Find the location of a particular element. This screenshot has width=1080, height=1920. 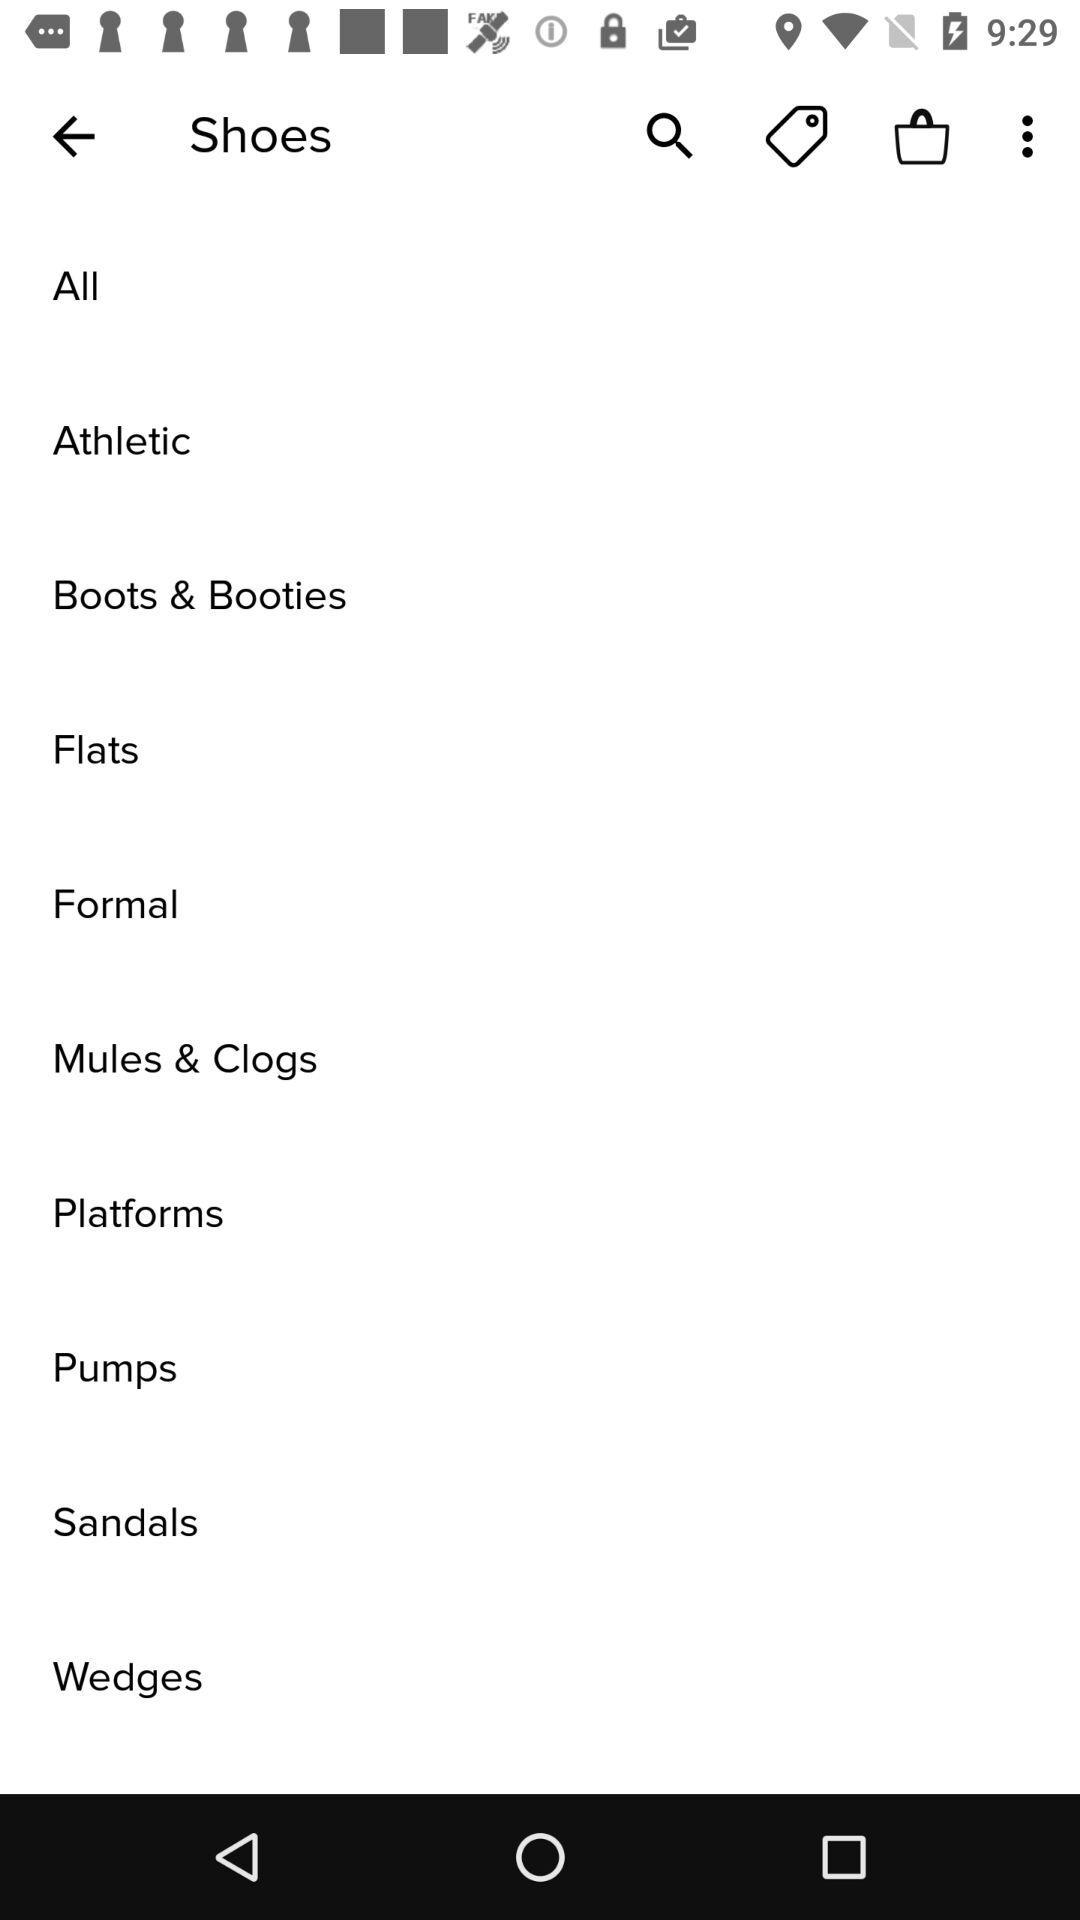

boots & booties item is located at coordinates (540, 595).